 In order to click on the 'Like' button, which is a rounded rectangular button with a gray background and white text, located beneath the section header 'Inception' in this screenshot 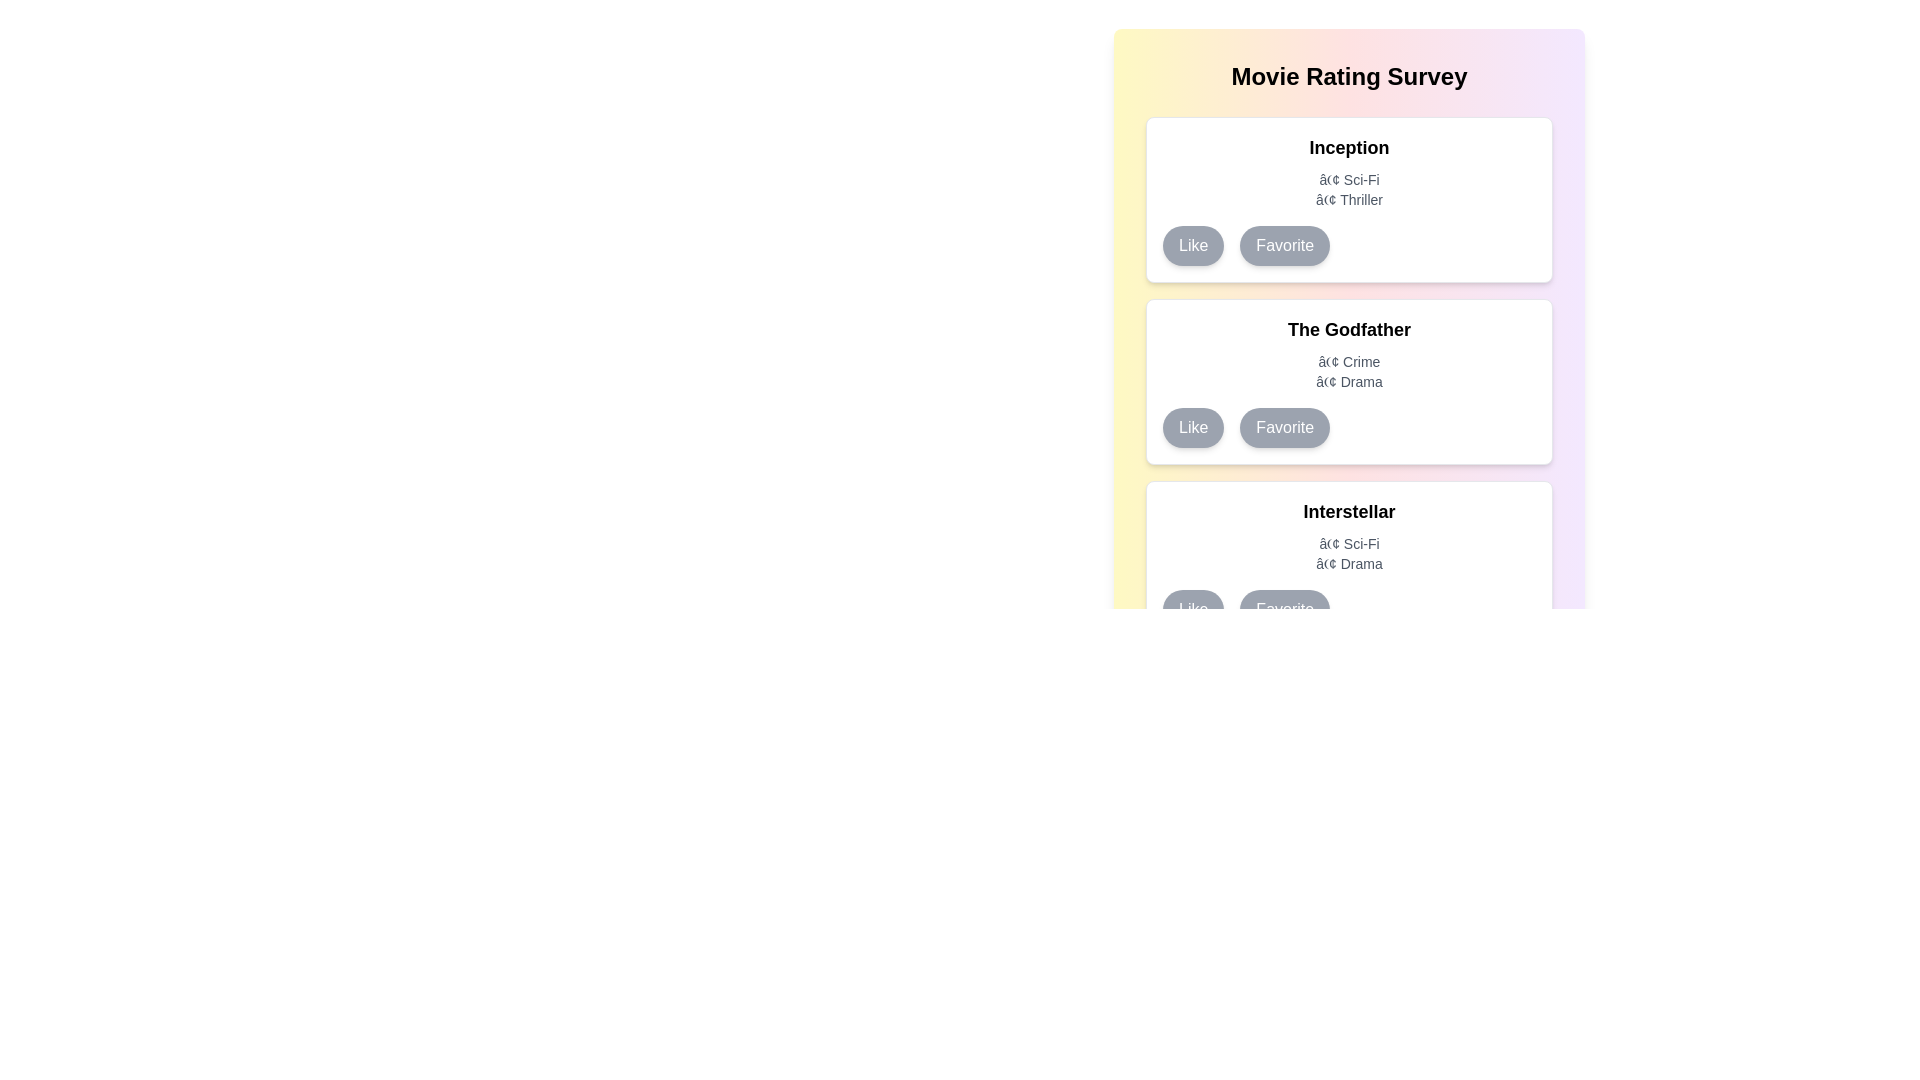, I will do `click(1193, 245)`.